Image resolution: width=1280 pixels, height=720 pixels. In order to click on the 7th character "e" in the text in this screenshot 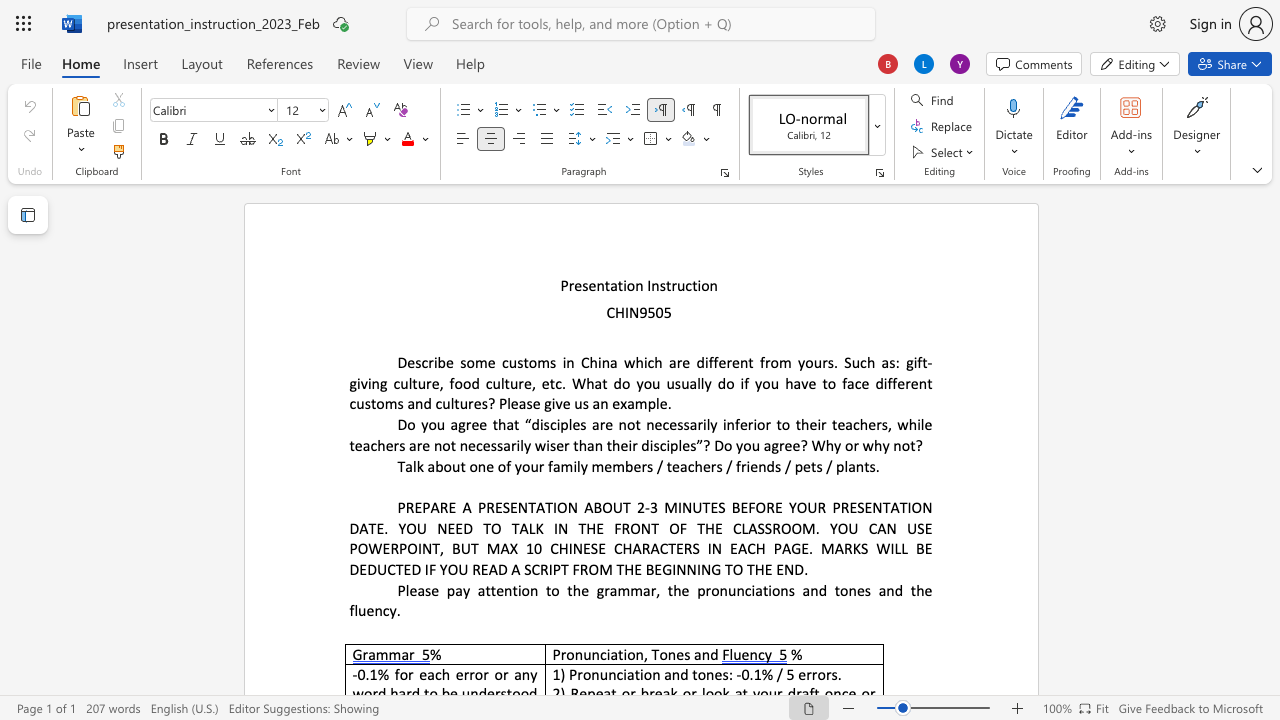, I will do `click(434, 383)`.